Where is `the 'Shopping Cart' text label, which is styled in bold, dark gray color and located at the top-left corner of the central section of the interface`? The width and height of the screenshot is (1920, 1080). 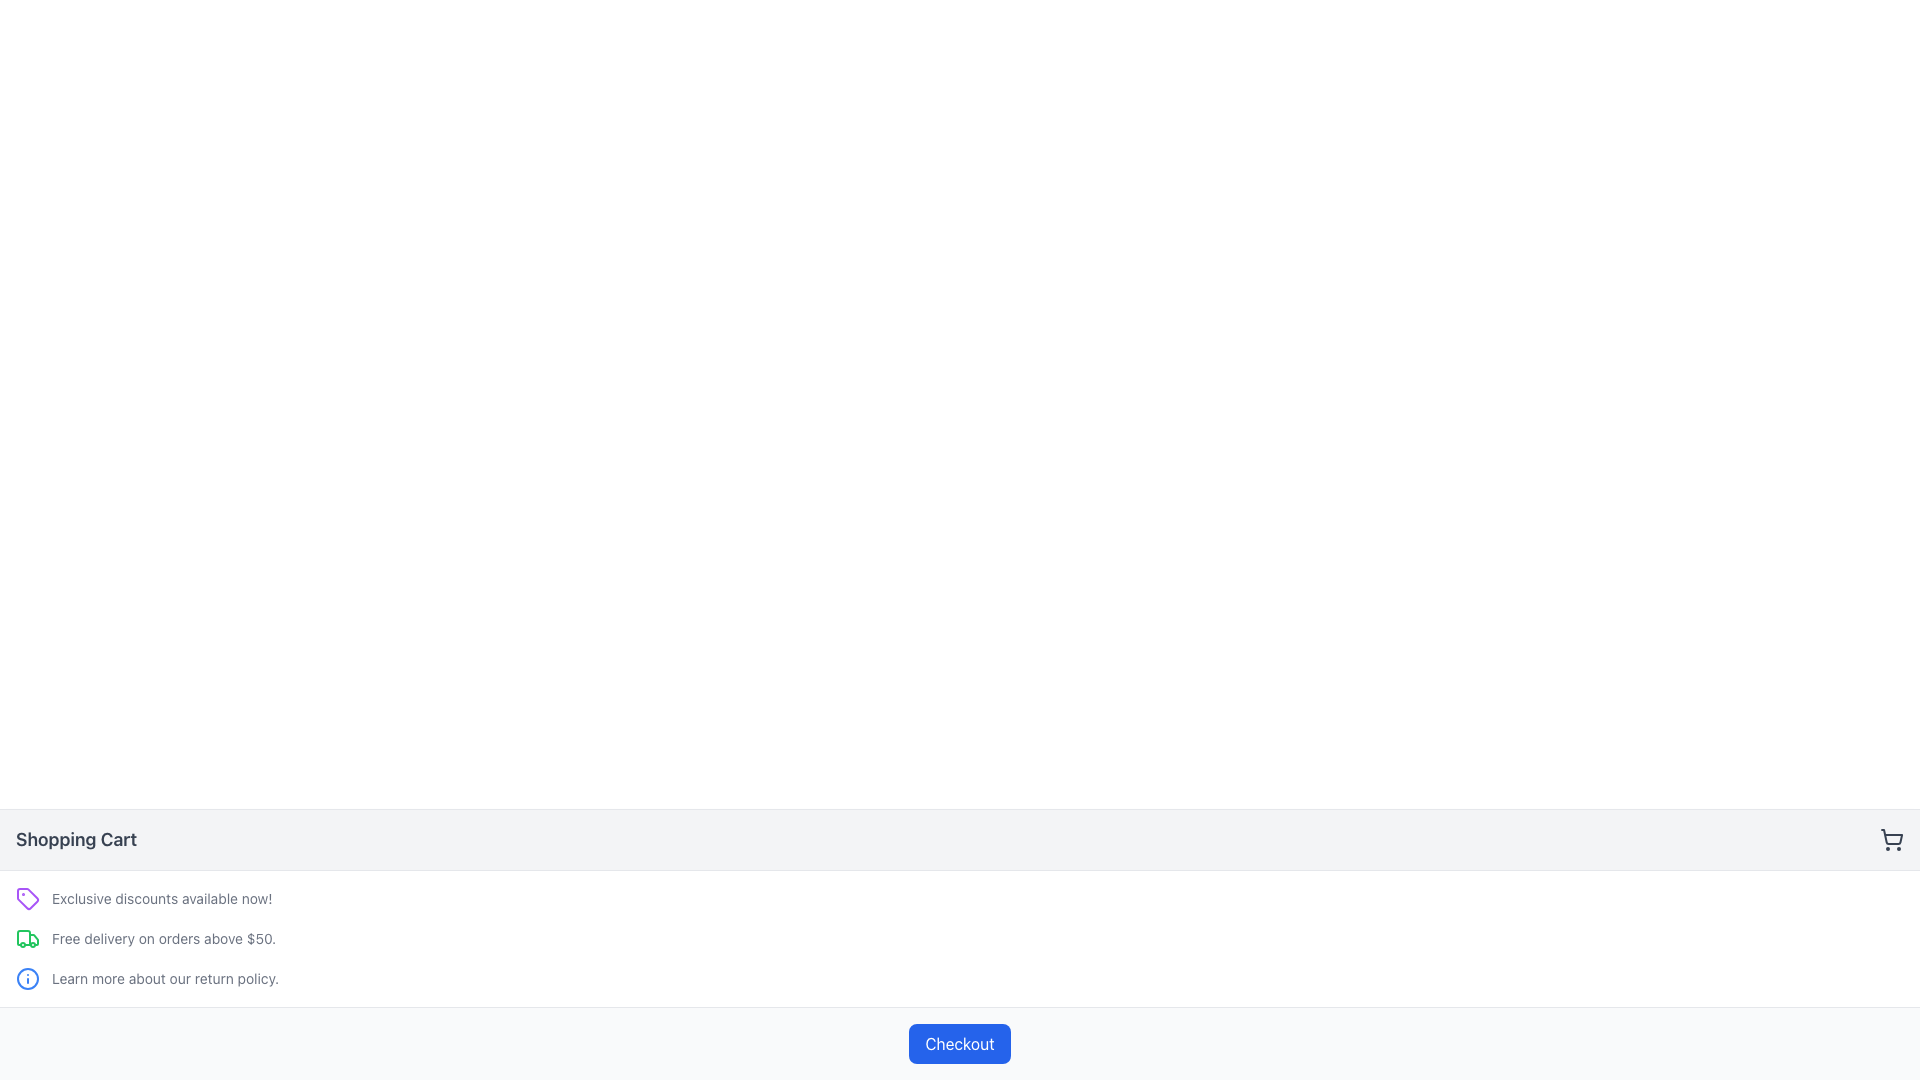 the 'Shopping Cart' text label, which is styled in bold, dark gray color and located at the top-left corner of the central section of the interface is located at coordinates (76, 840).